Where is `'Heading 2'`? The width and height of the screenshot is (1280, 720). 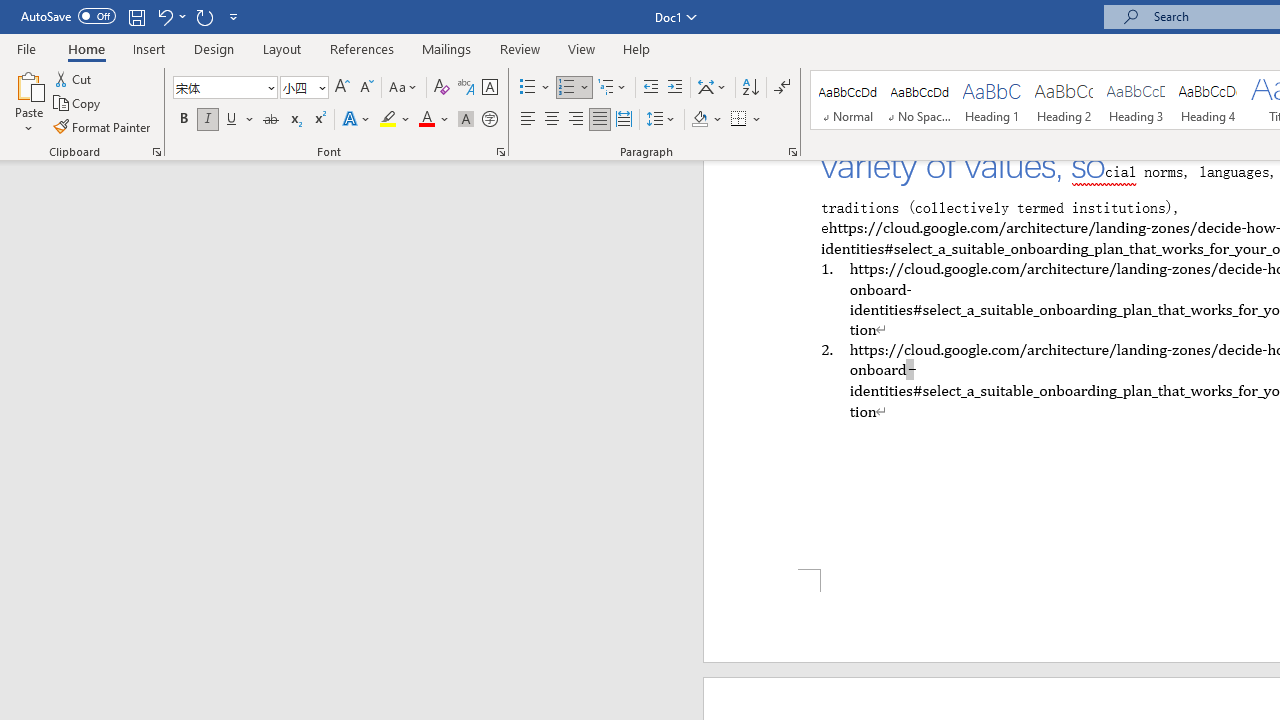 'Heading 2' is located at coordinates (1062, 100).